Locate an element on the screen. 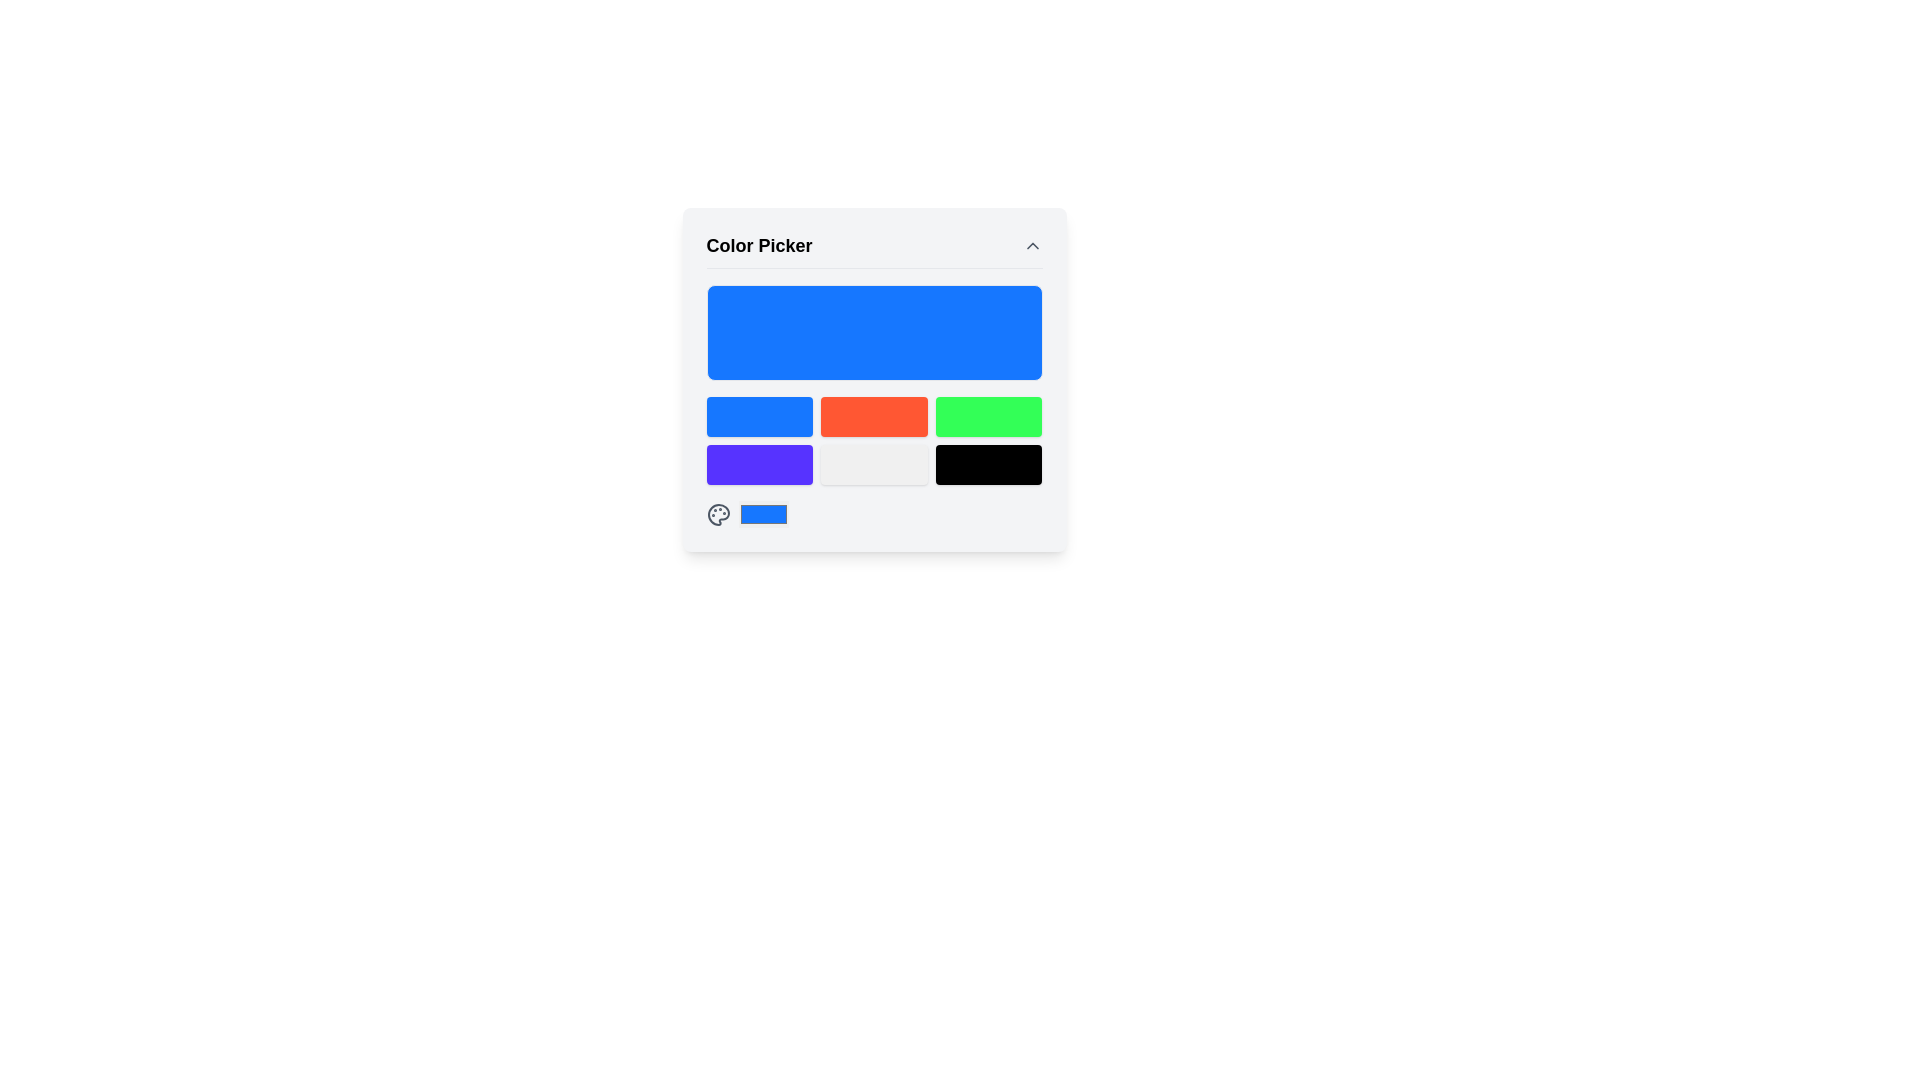  the Color input box, which is a horizontal rectangular box filled with blue color, located adjacent to a small palette icon on the left side is located at coordinates (762, 513).